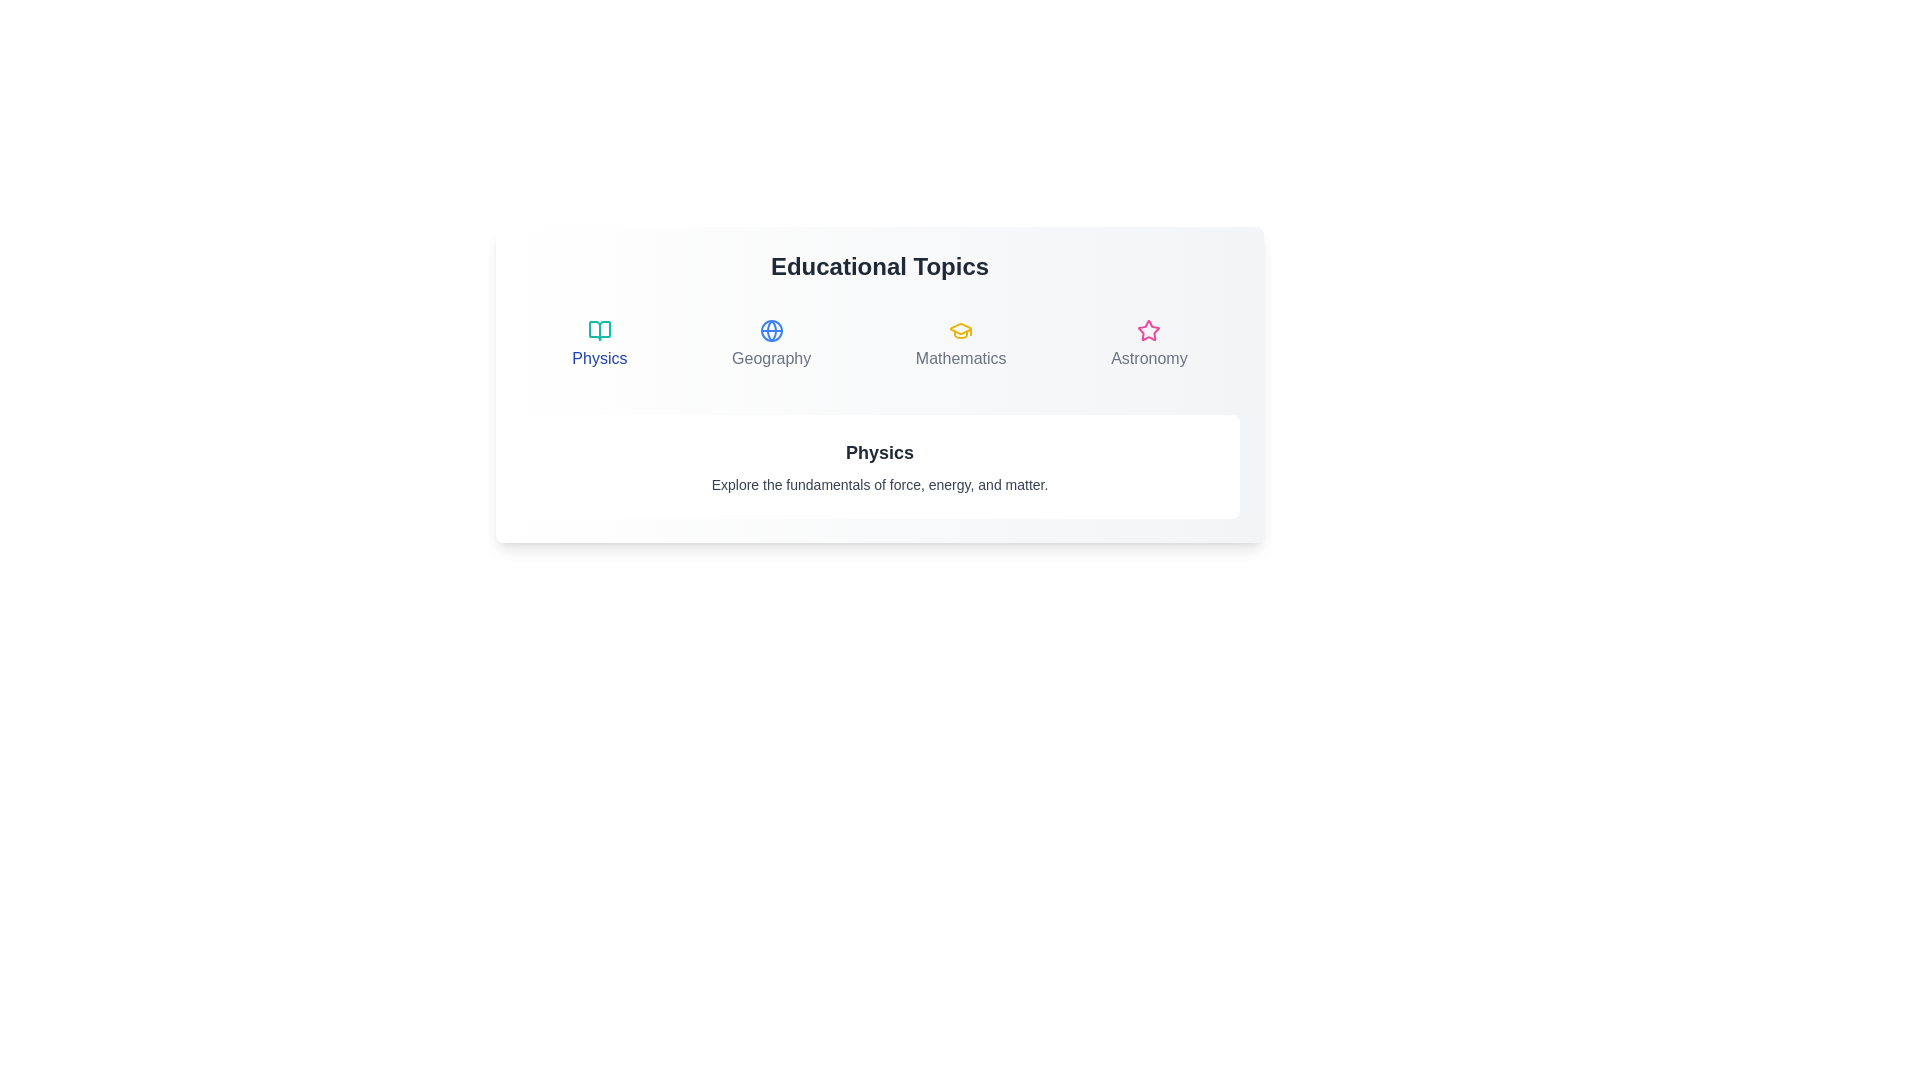 The image size is (1920, 1080). Describe the element at coordinates (598, 343) in the screenshot. I see `the Physics tab to observe visual feedback` at that location.